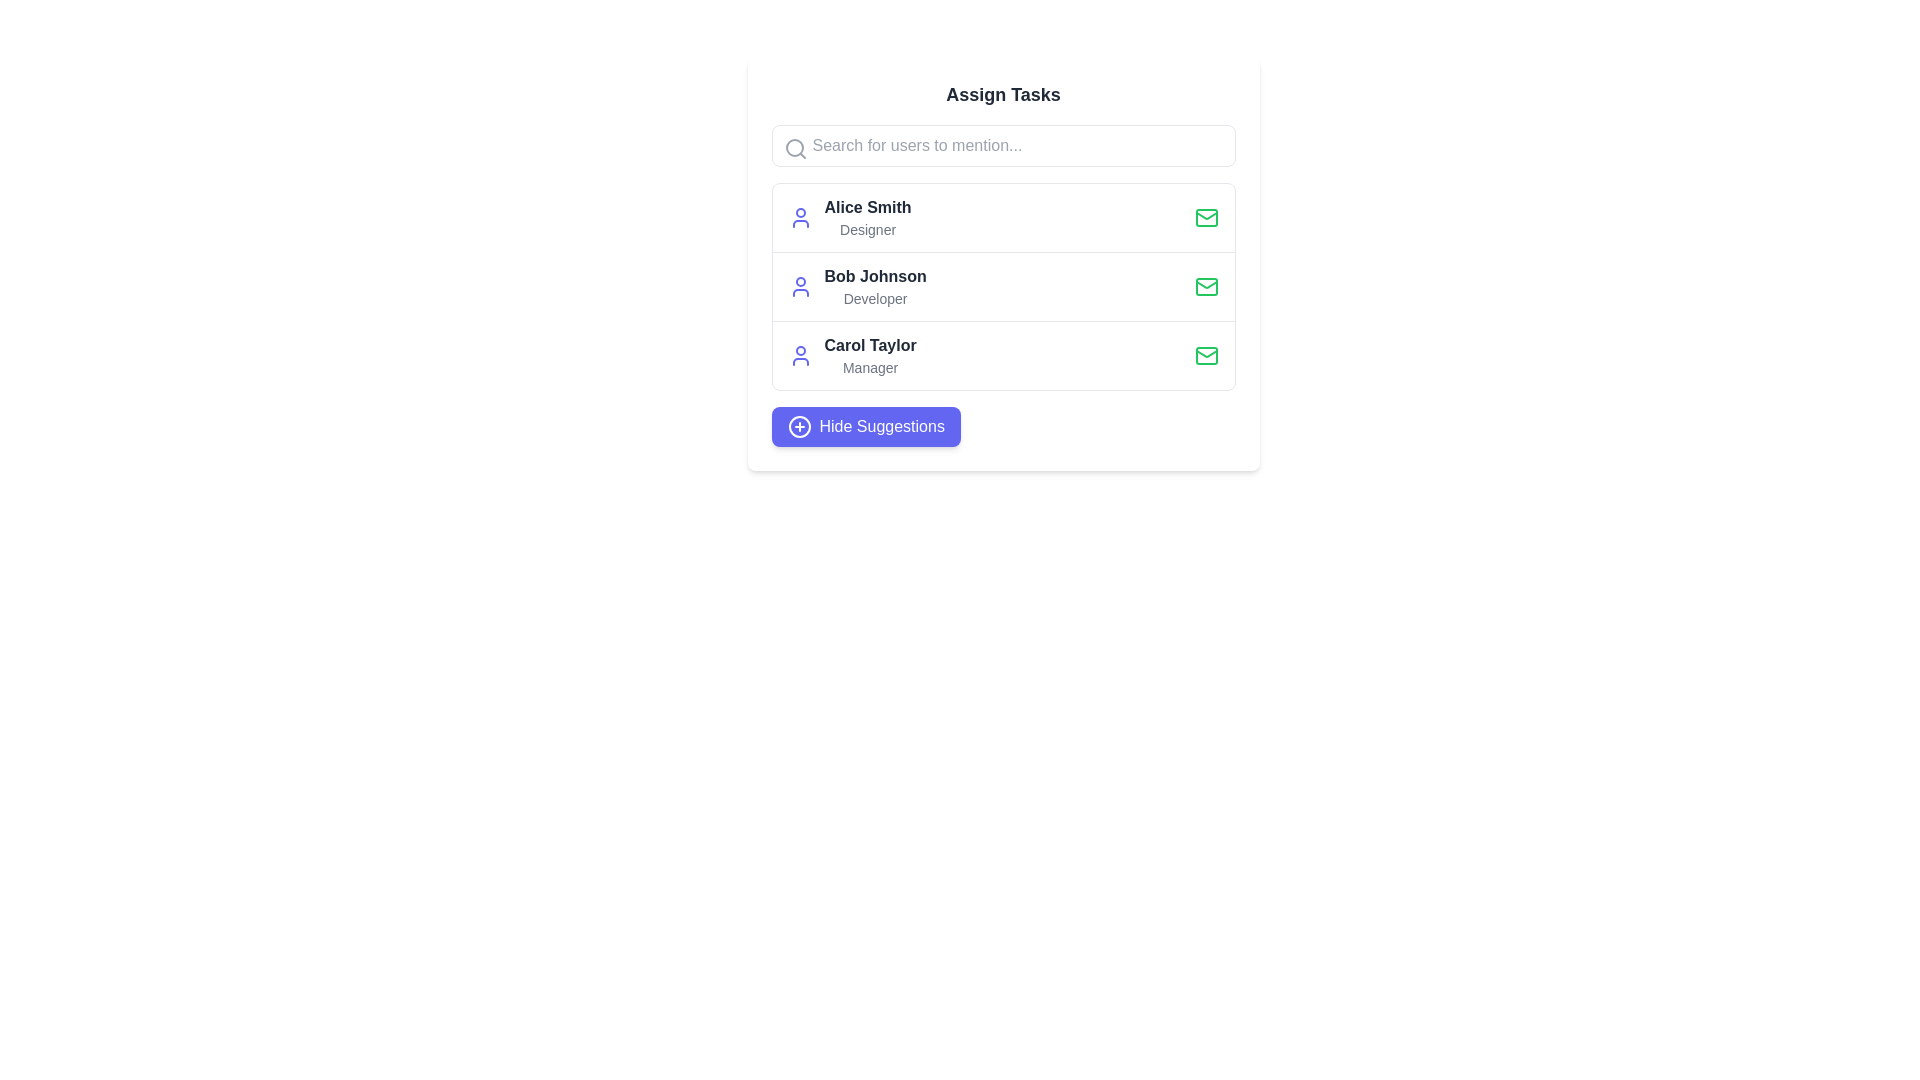 The height and width of the screenshot is (1080, 1920). I want to click on the user profile icon for 'Carol Taylor', which is styled with blue lines and has a circular head, positioned at the left of her name in the user listing, so click(800, 354).